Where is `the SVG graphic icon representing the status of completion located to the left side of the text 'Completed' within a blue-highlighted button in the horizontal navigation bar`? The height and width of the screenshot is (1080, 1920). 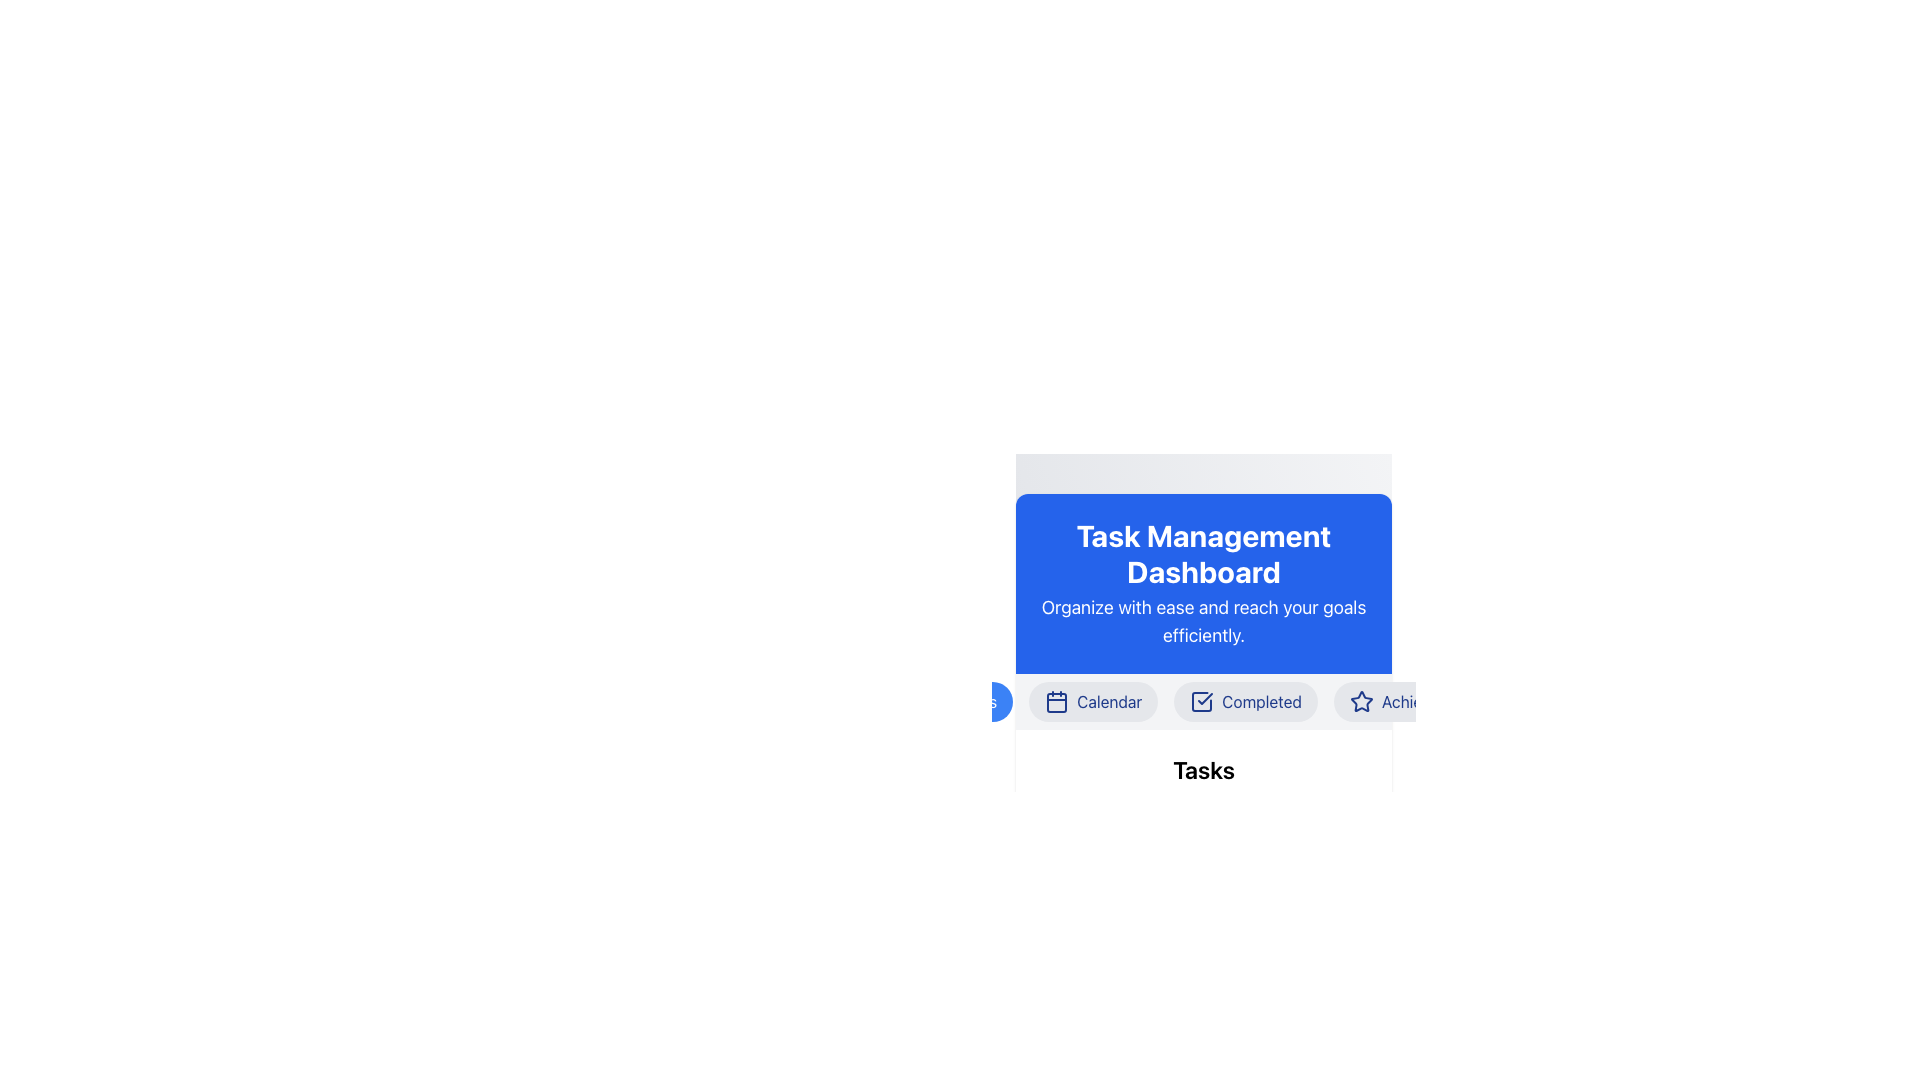 the SVG graphic icon representing the status of completion located to the left side of the text 'Completed' within a blue-highlighted button in the horizontal navigation bar is located at coordinates (1201, 701).